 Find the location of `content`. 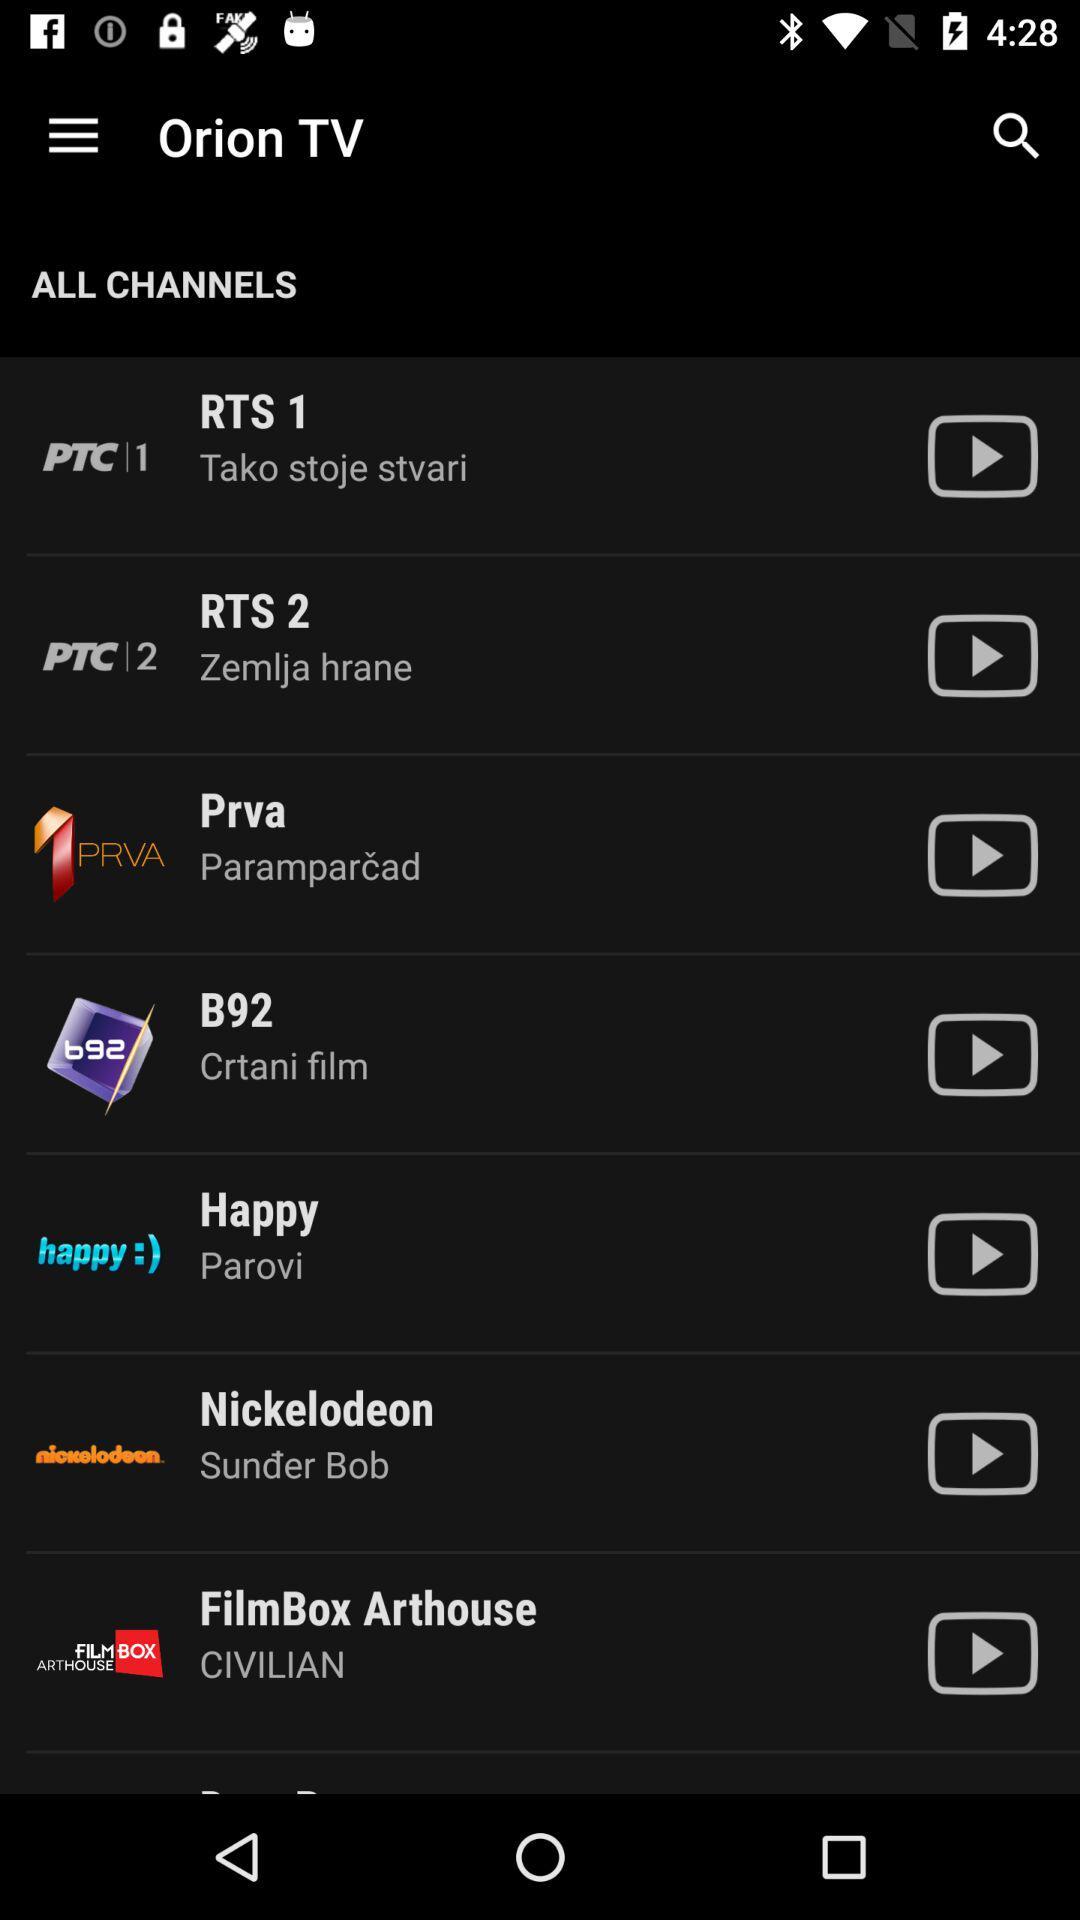

content is located at coordinates (981, 1653).